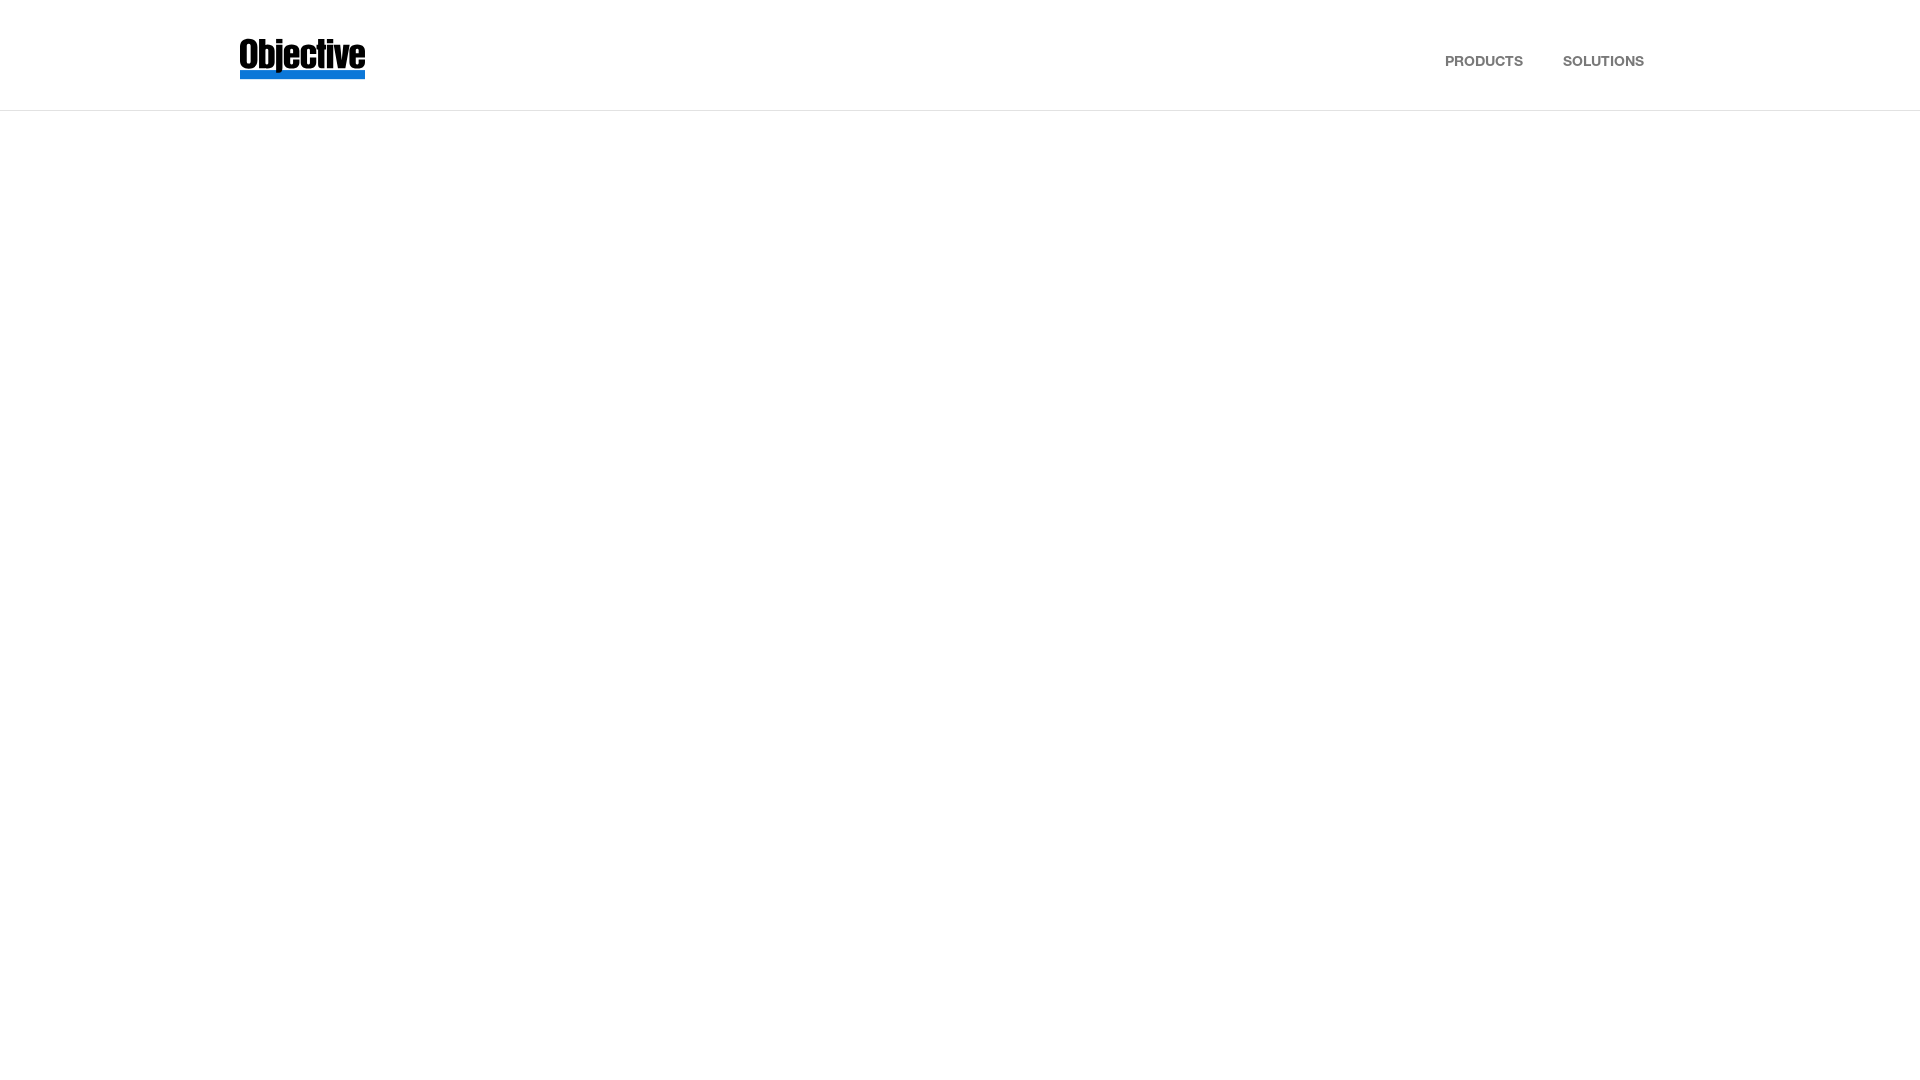 This screenshot has height=1080, width=1920. I want to click on 'SOLUTIONS', so click(1558, 56).